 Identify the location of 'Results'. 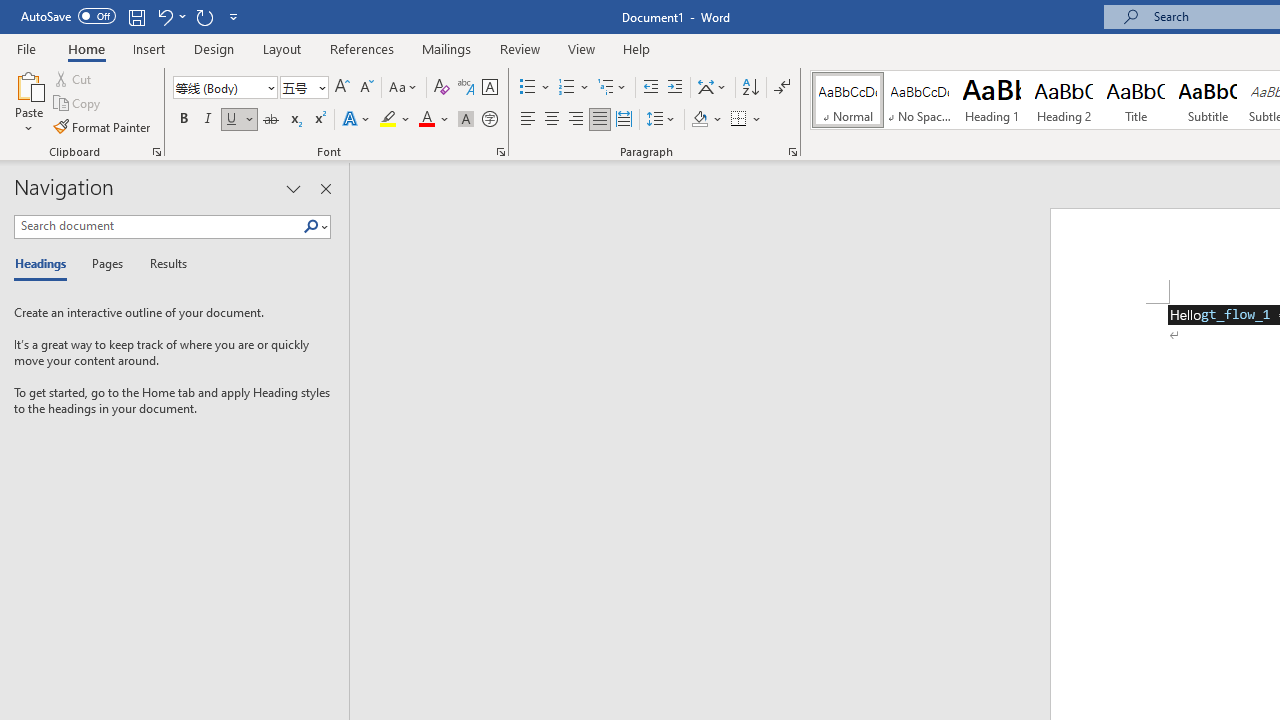
(161, 264).